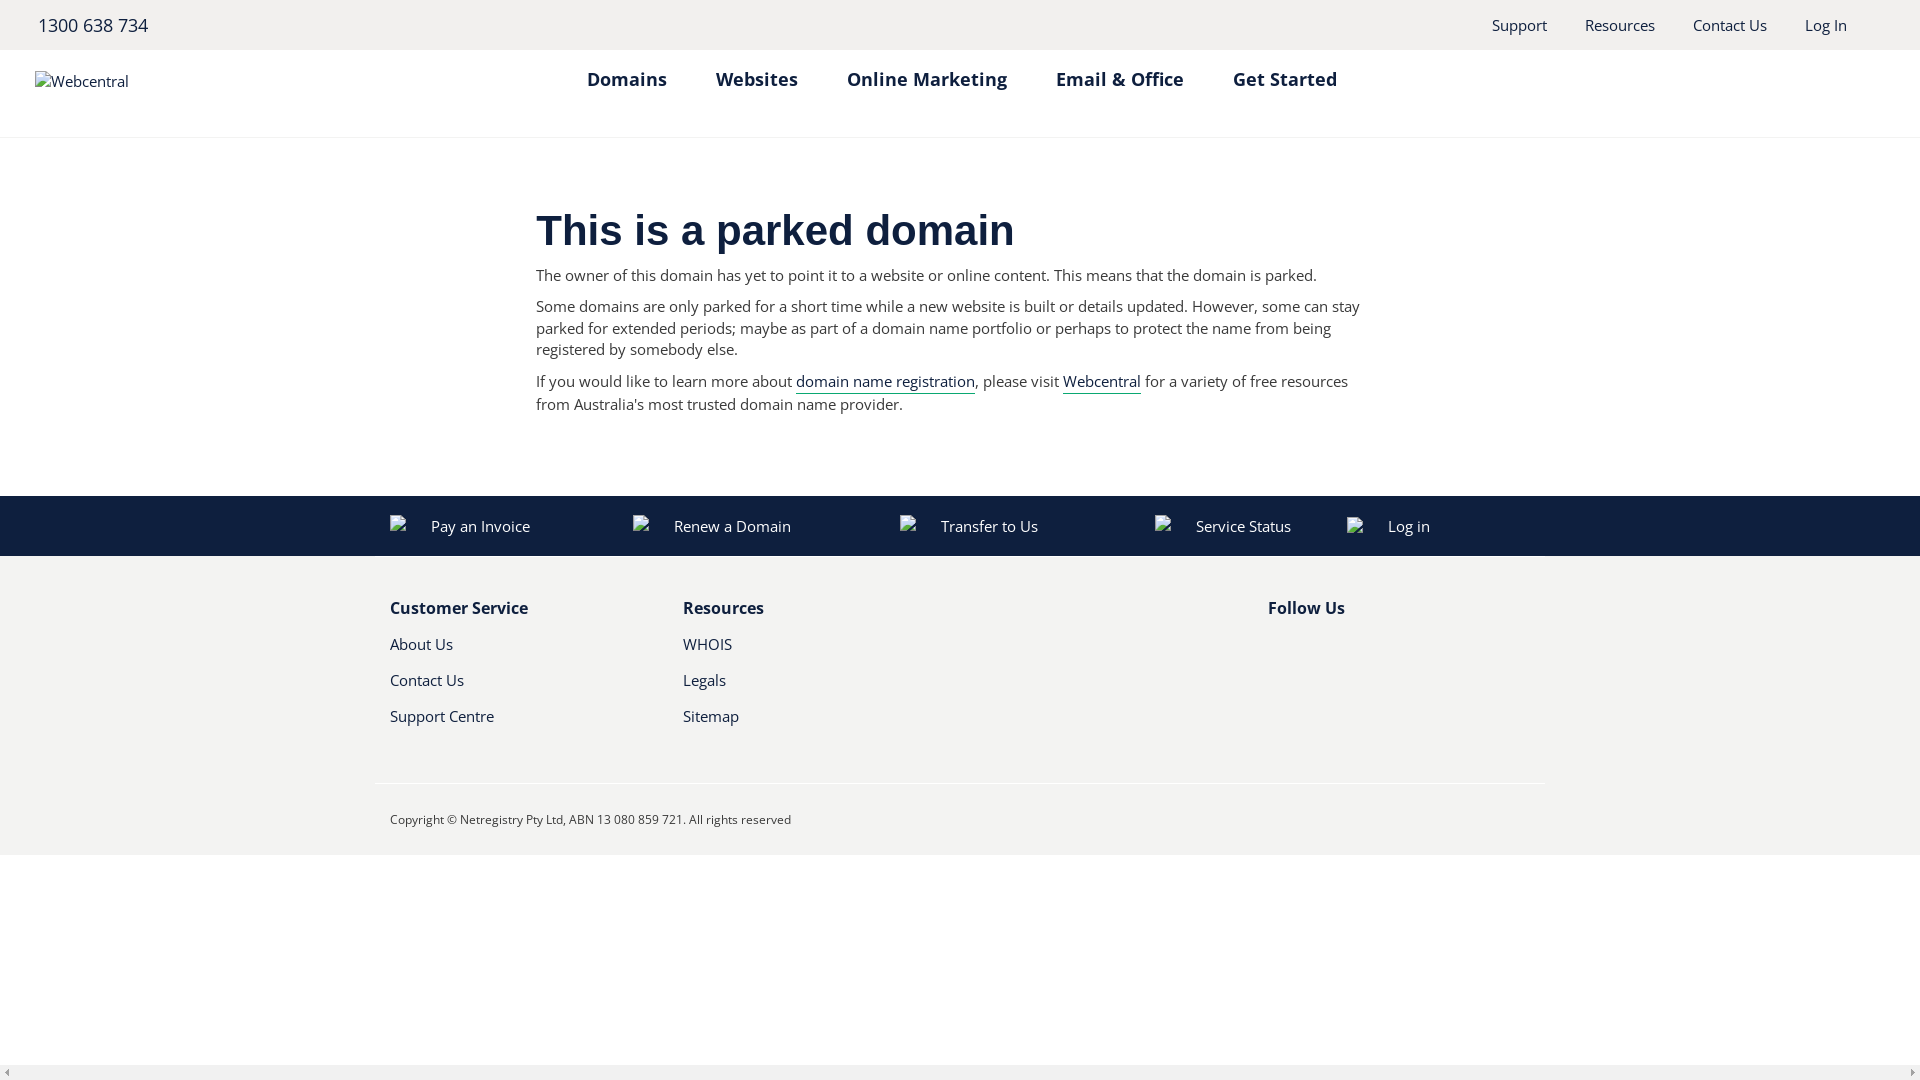  I want to click on 'domain name registration', so click(884, 381).